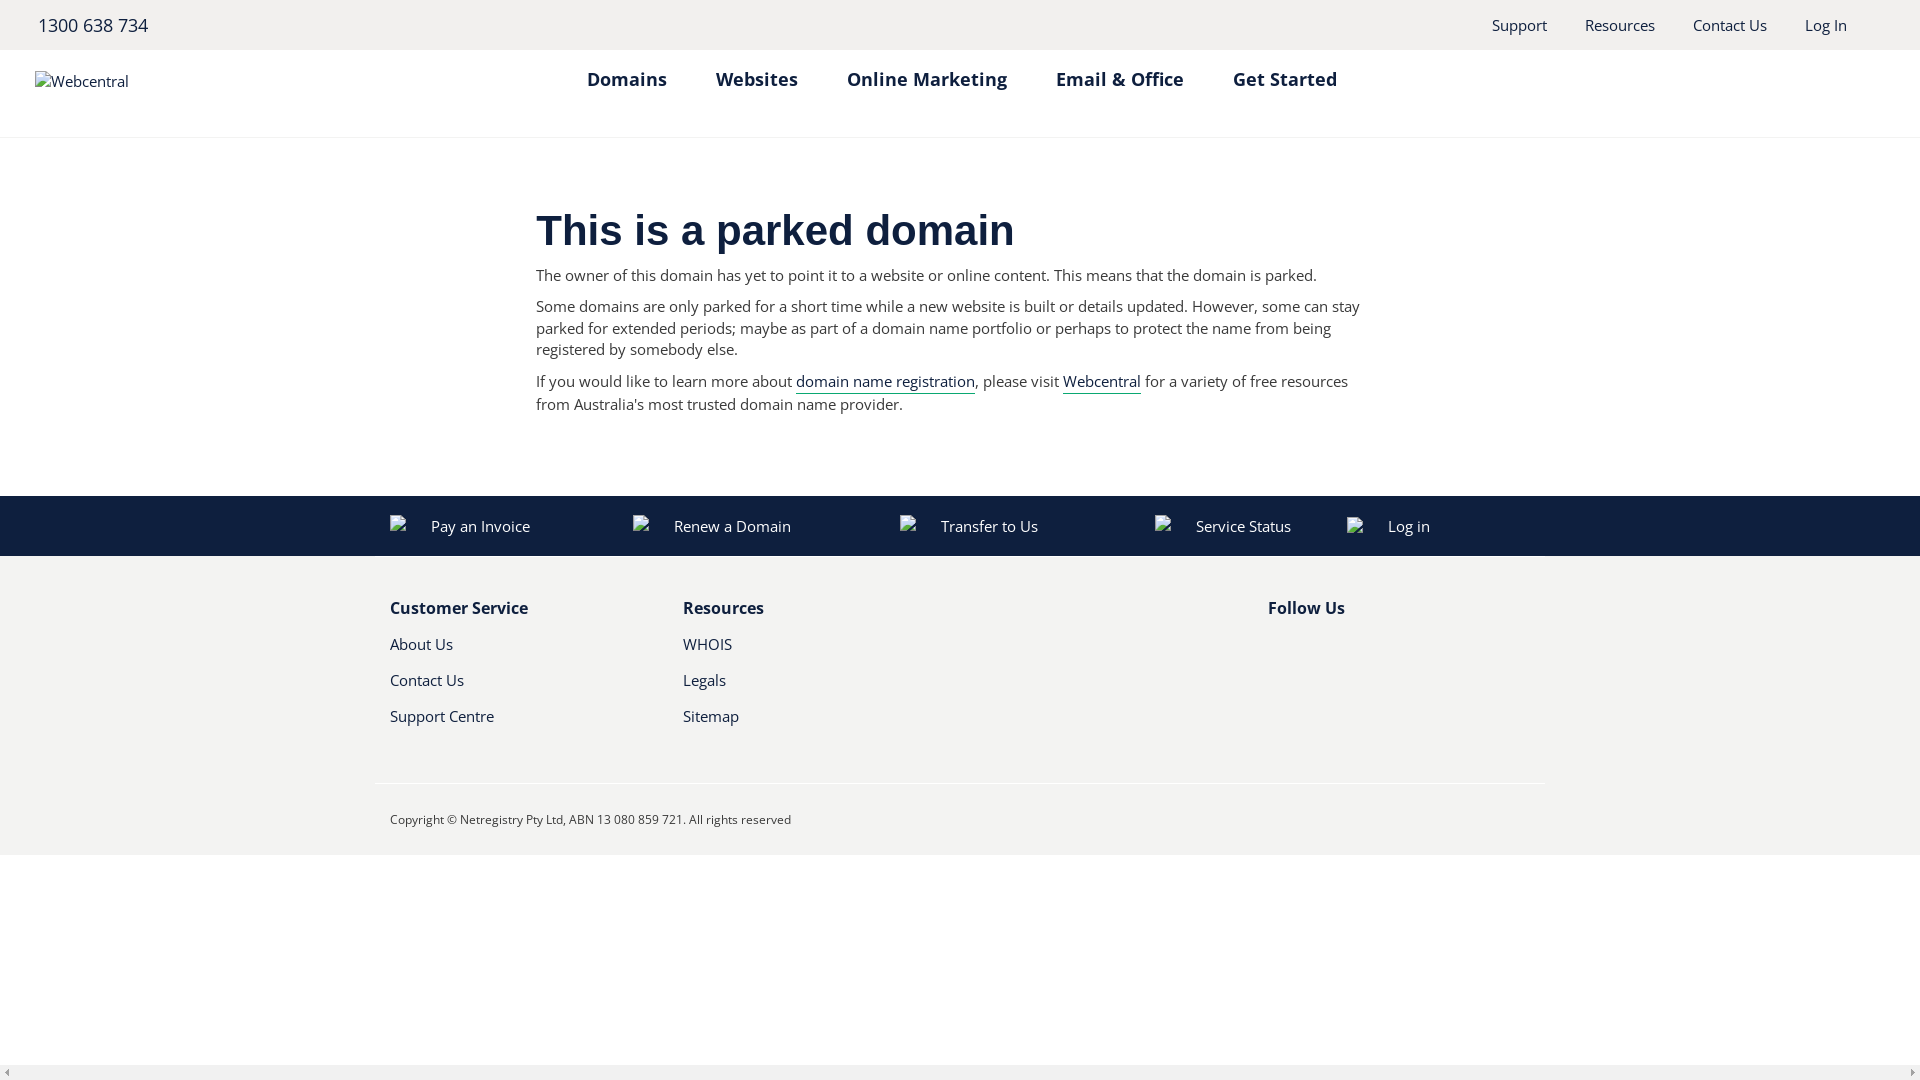  I want to click on 'domain name registration', so click(884, 381).